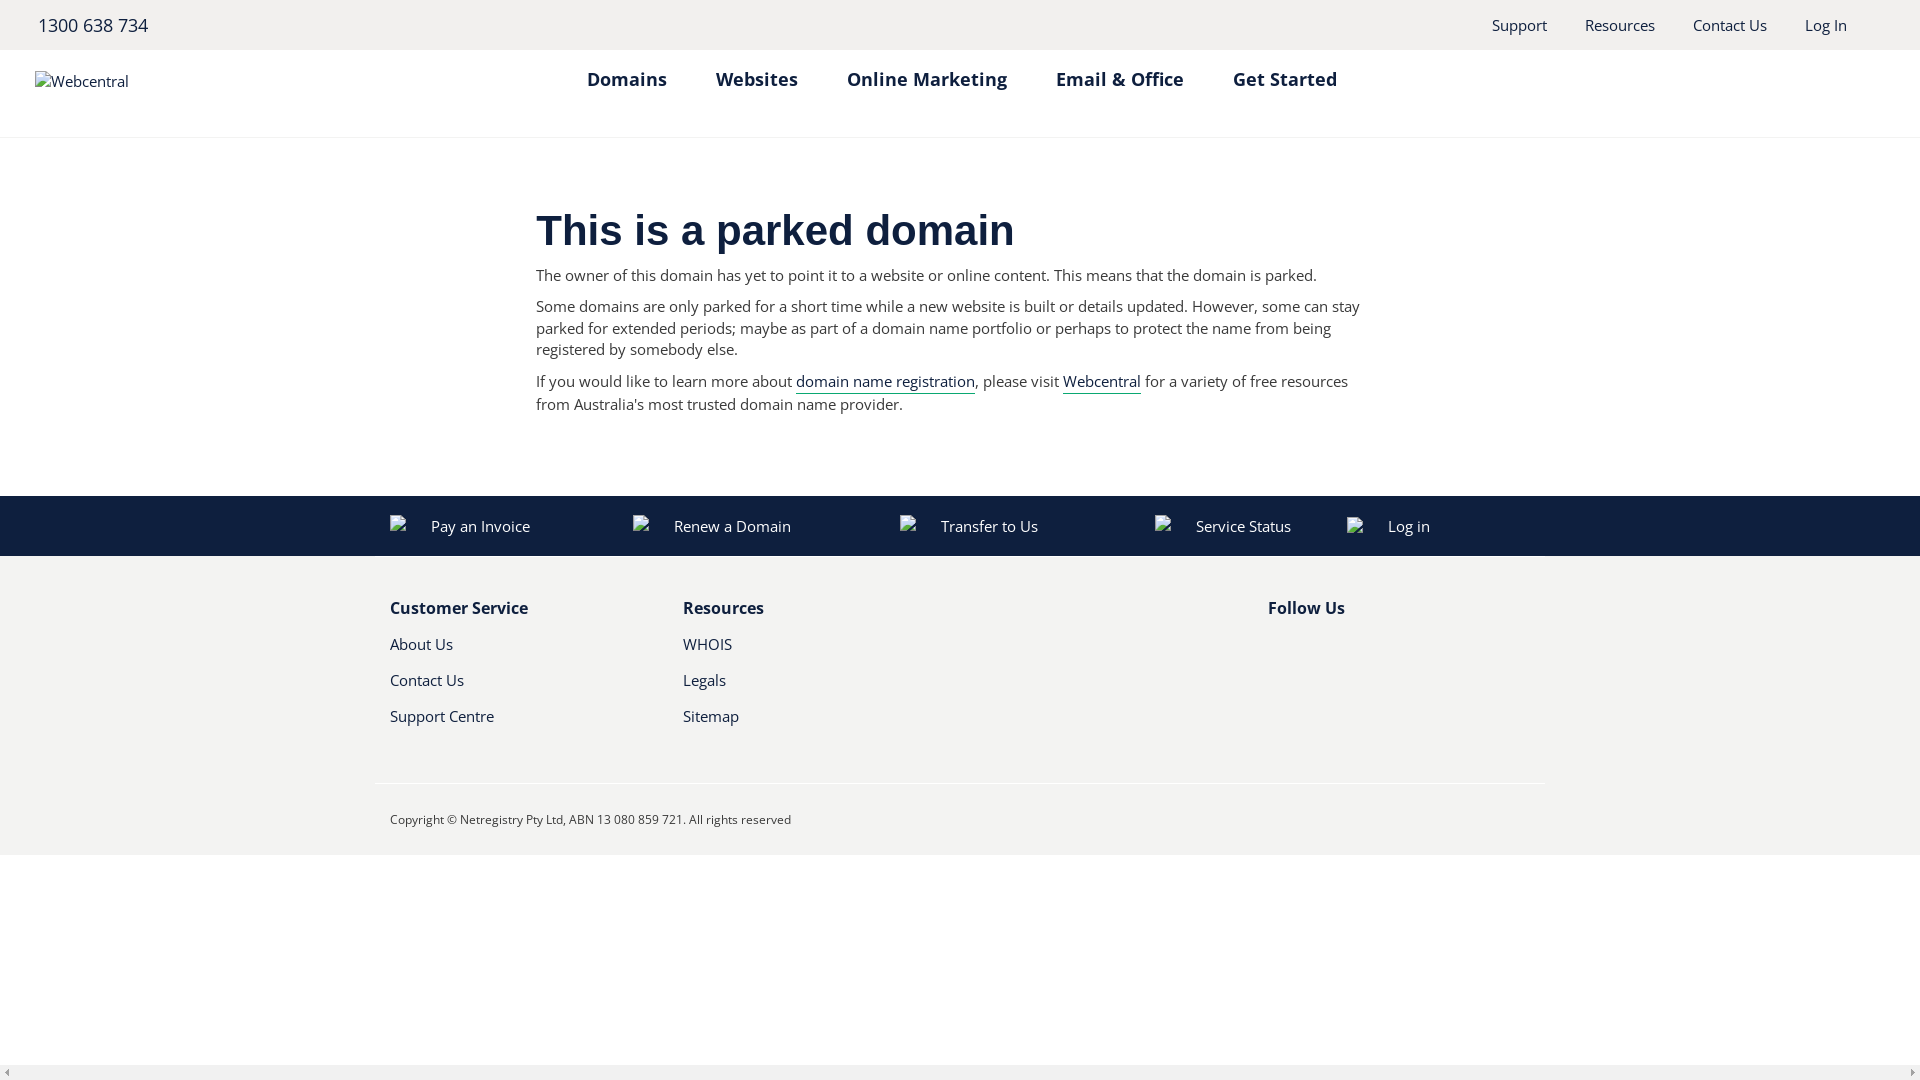  I want to click on 'domain name registration', so click(884, 381).